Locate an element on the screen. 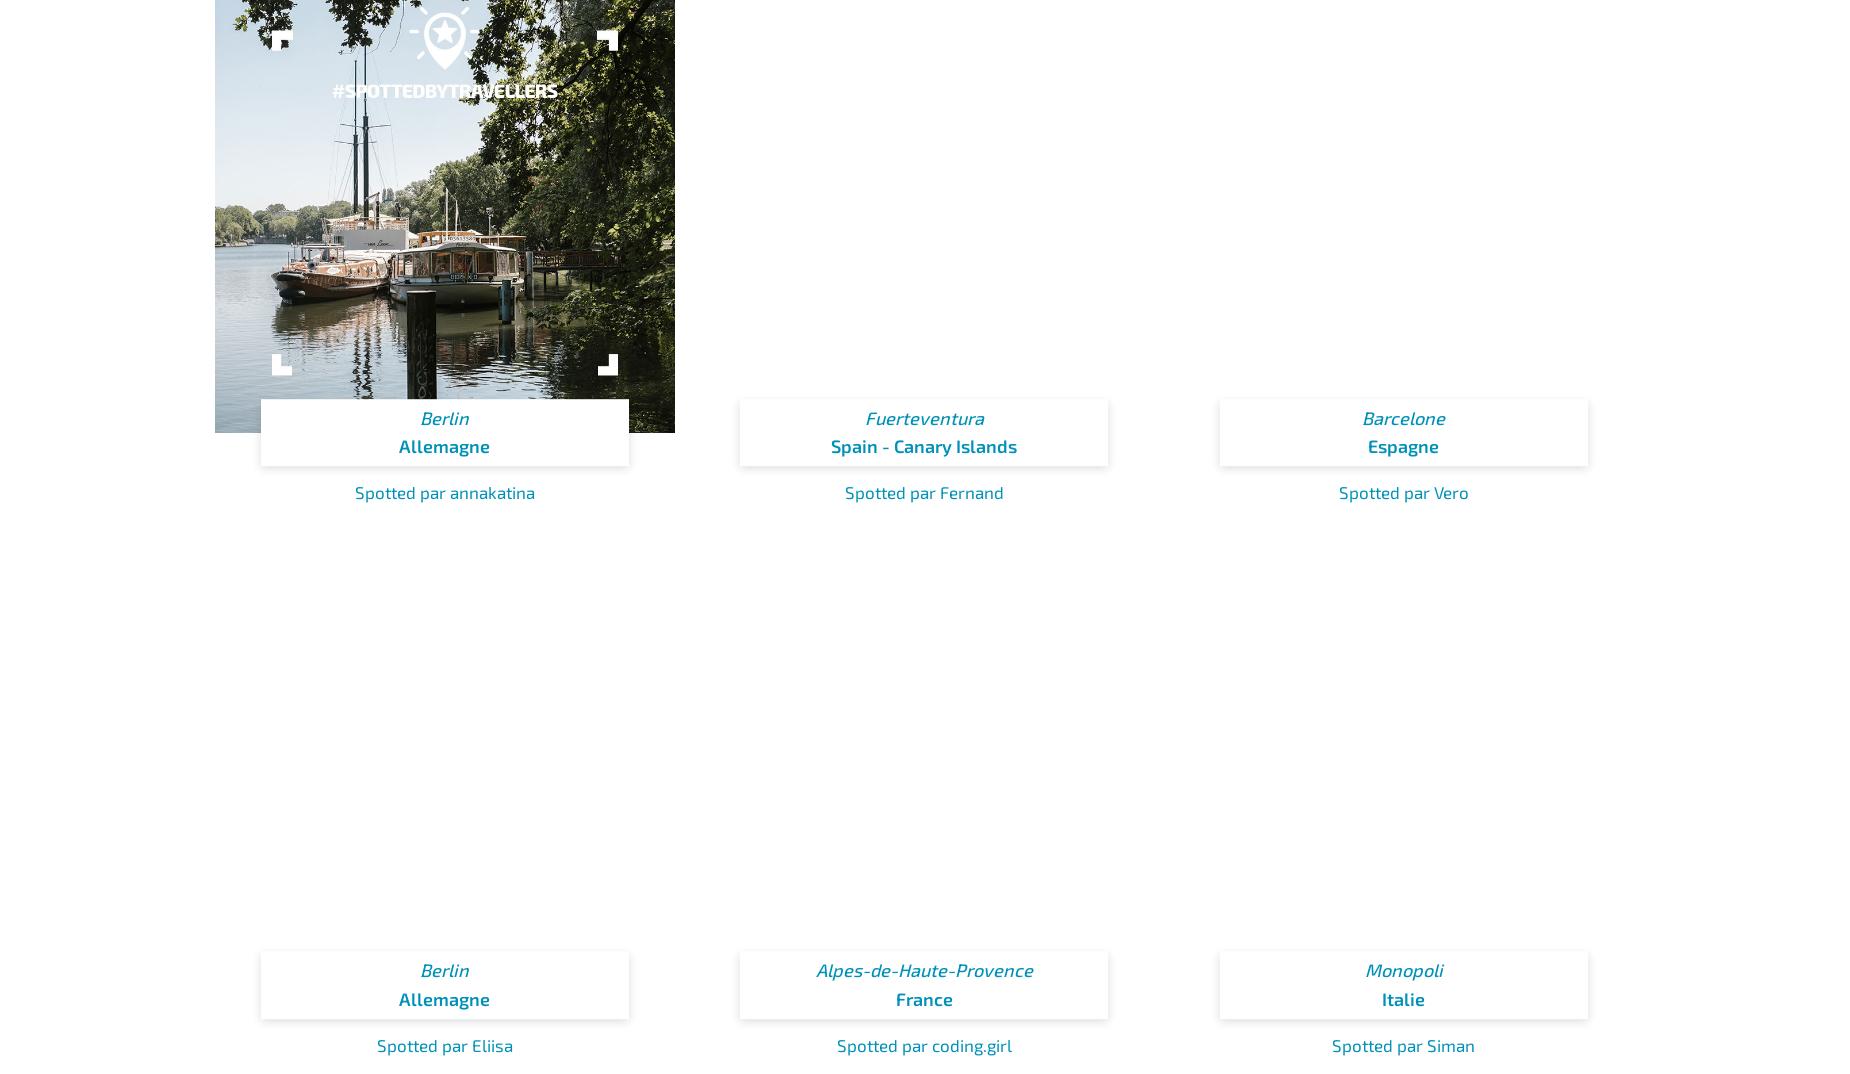  'Spotted par Vero' is located at coordinates (1403, 491).